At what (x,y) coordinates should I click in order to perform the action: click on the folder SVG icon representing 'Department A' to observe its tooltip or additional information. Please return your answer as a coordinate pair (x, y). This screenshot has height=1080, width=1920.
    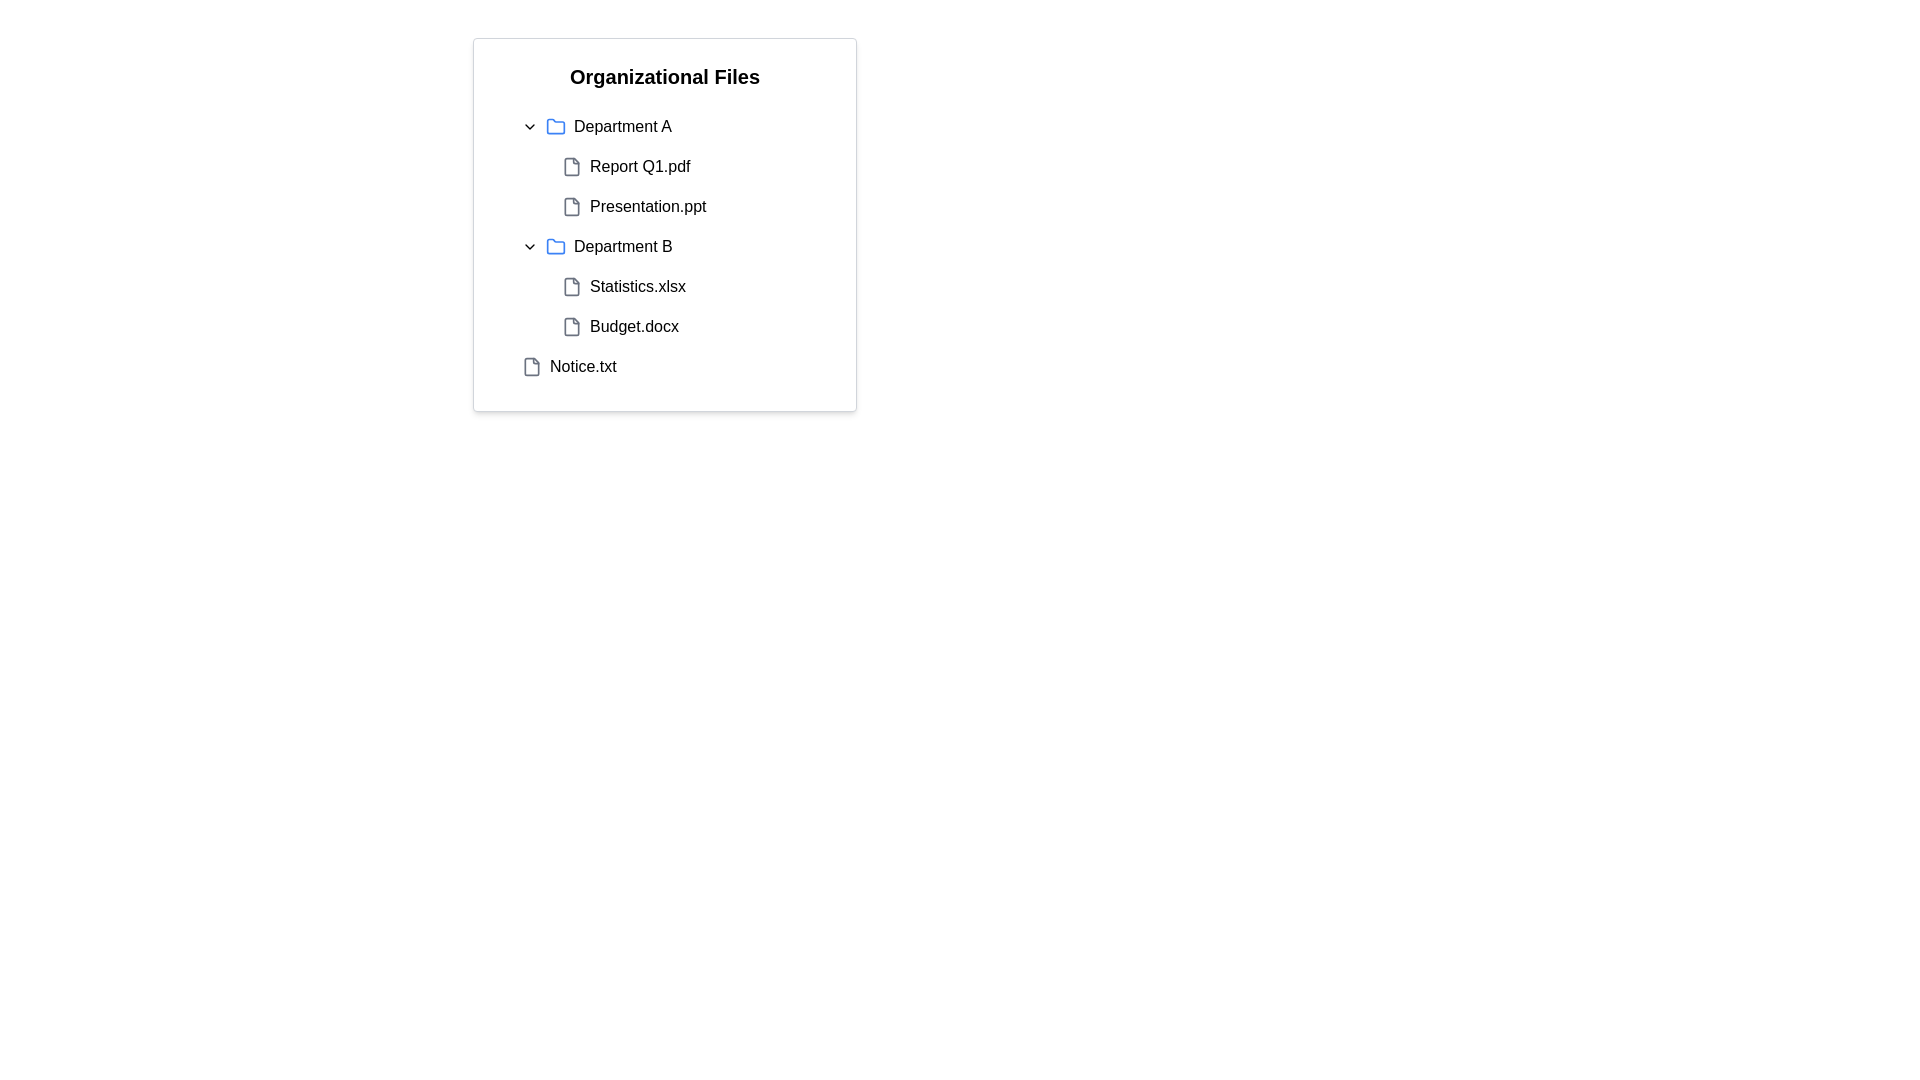
    Looking at the image, I should click on (556, 127).